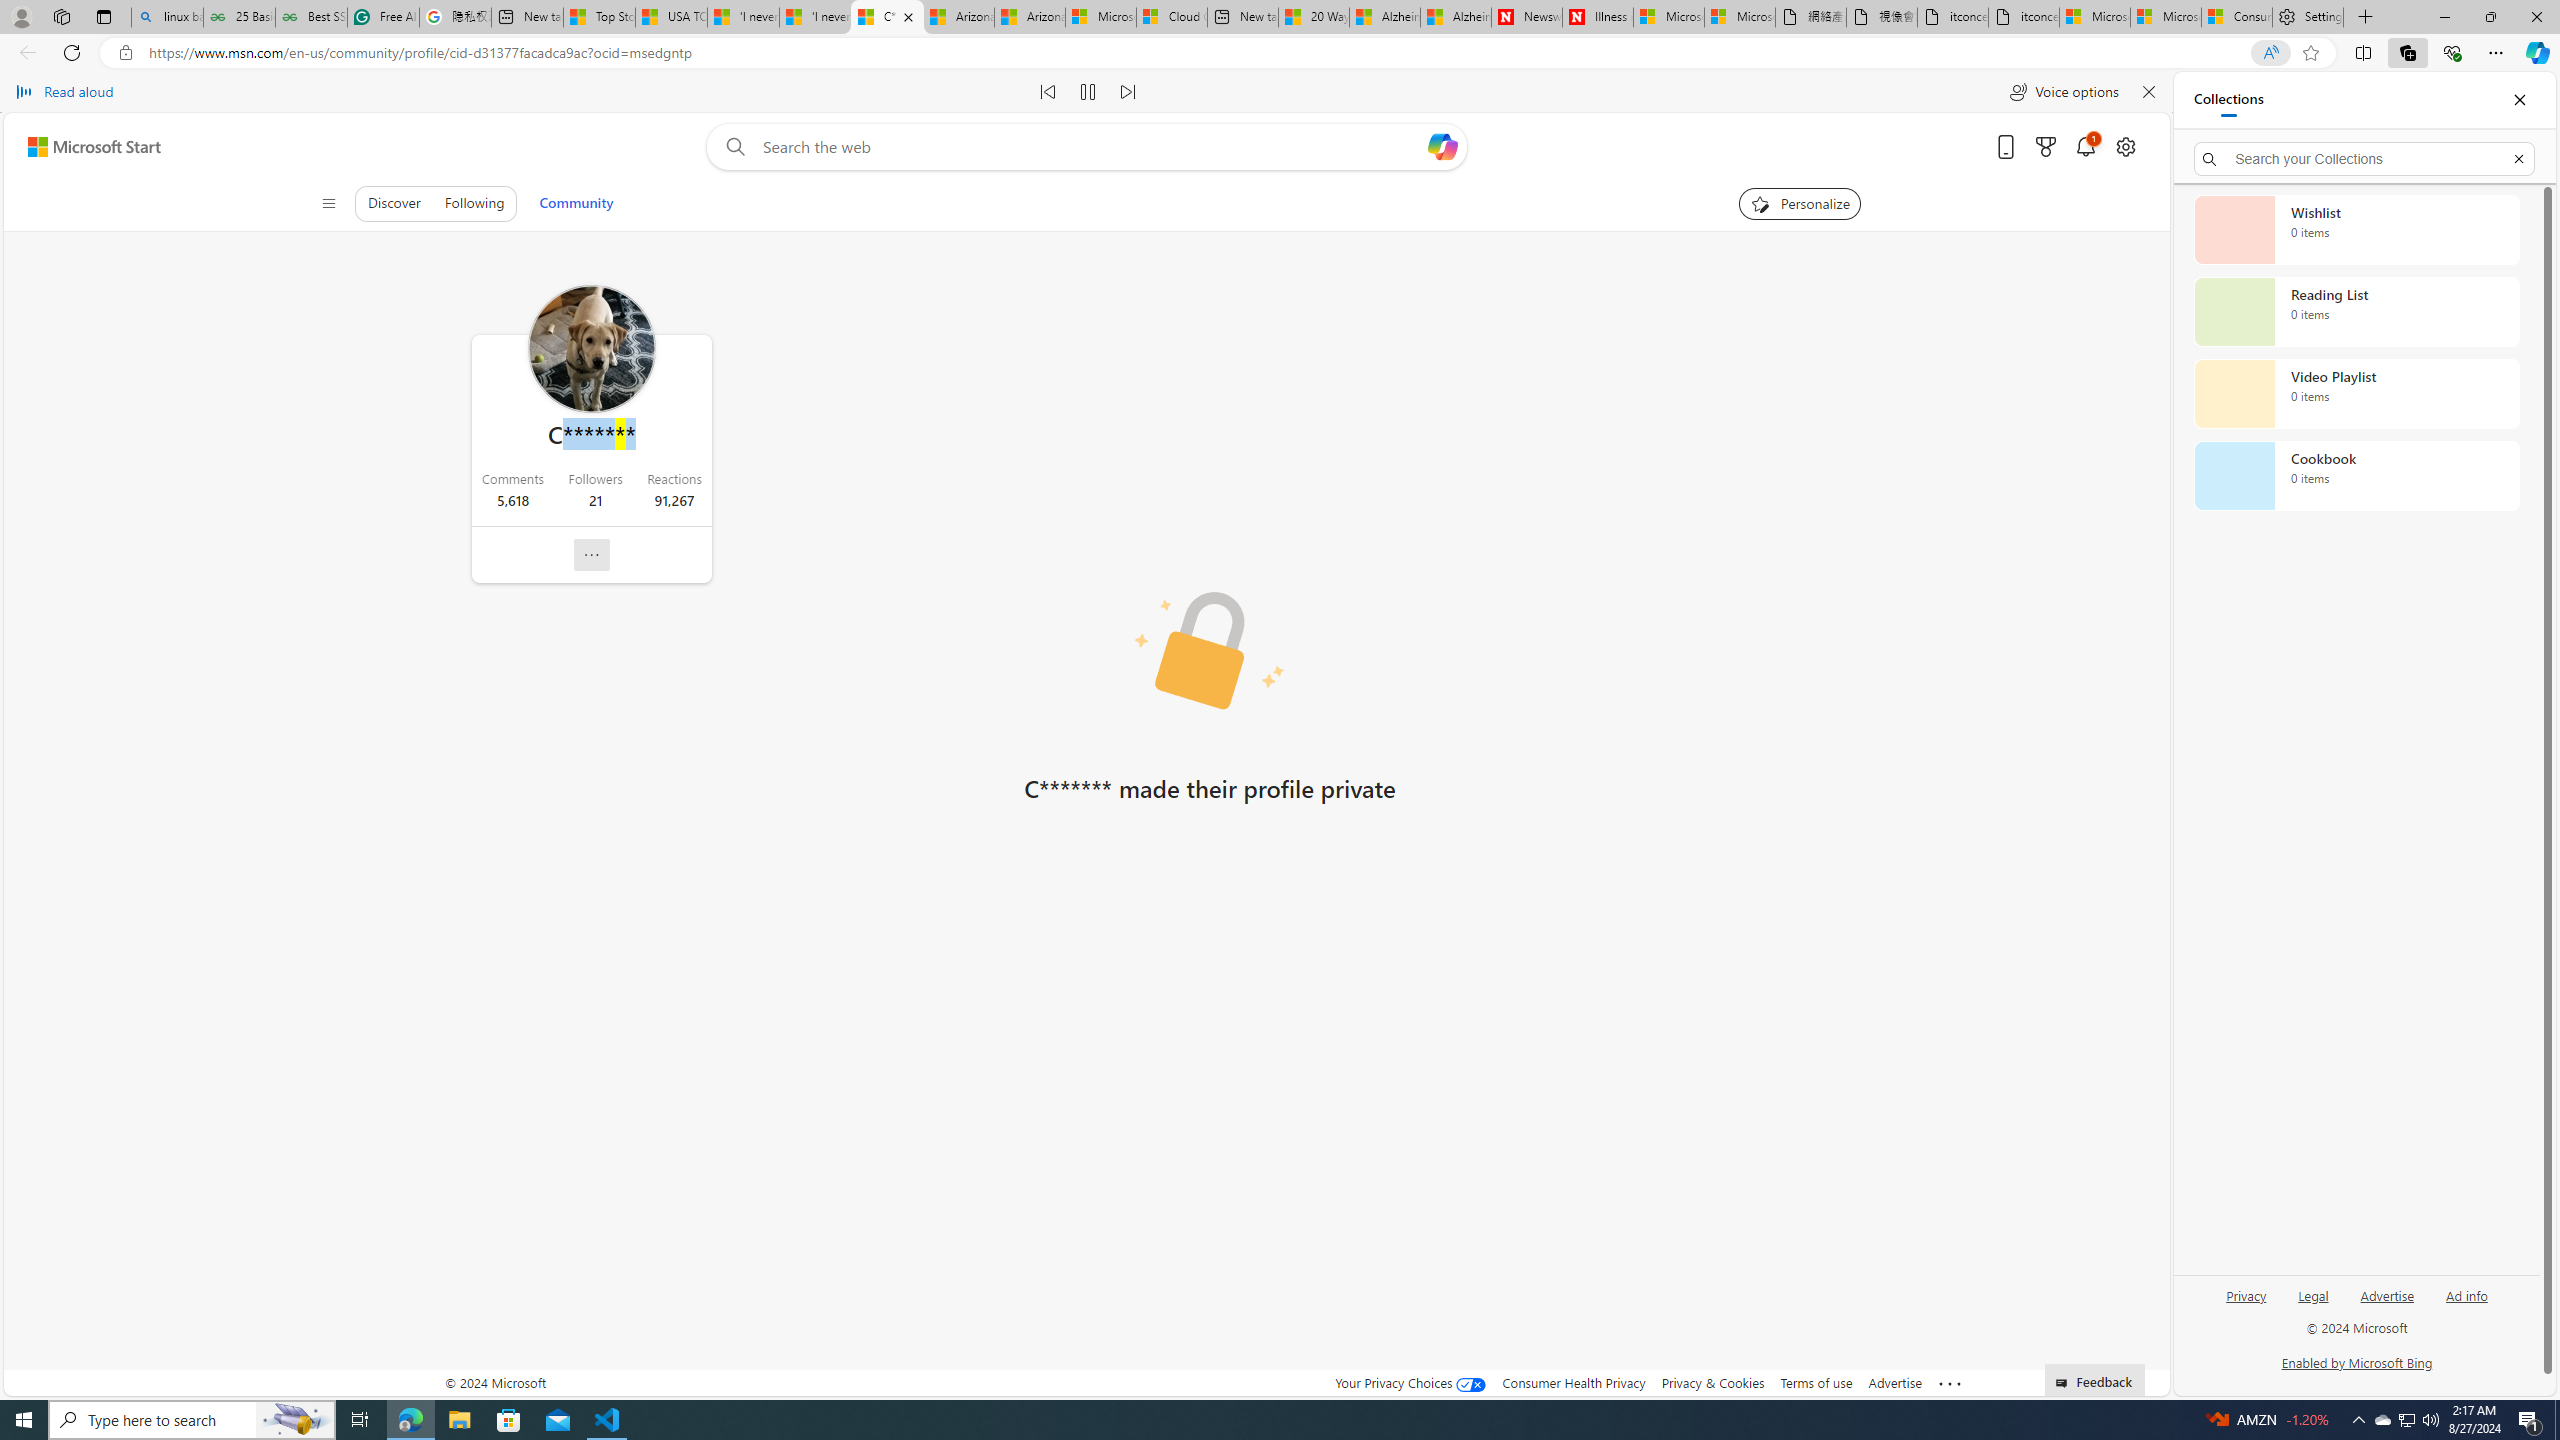  What do you see at coordinates (2519, 158) in the screenshot?
I see `'Exit search'` at bounding box center [2519, 158].